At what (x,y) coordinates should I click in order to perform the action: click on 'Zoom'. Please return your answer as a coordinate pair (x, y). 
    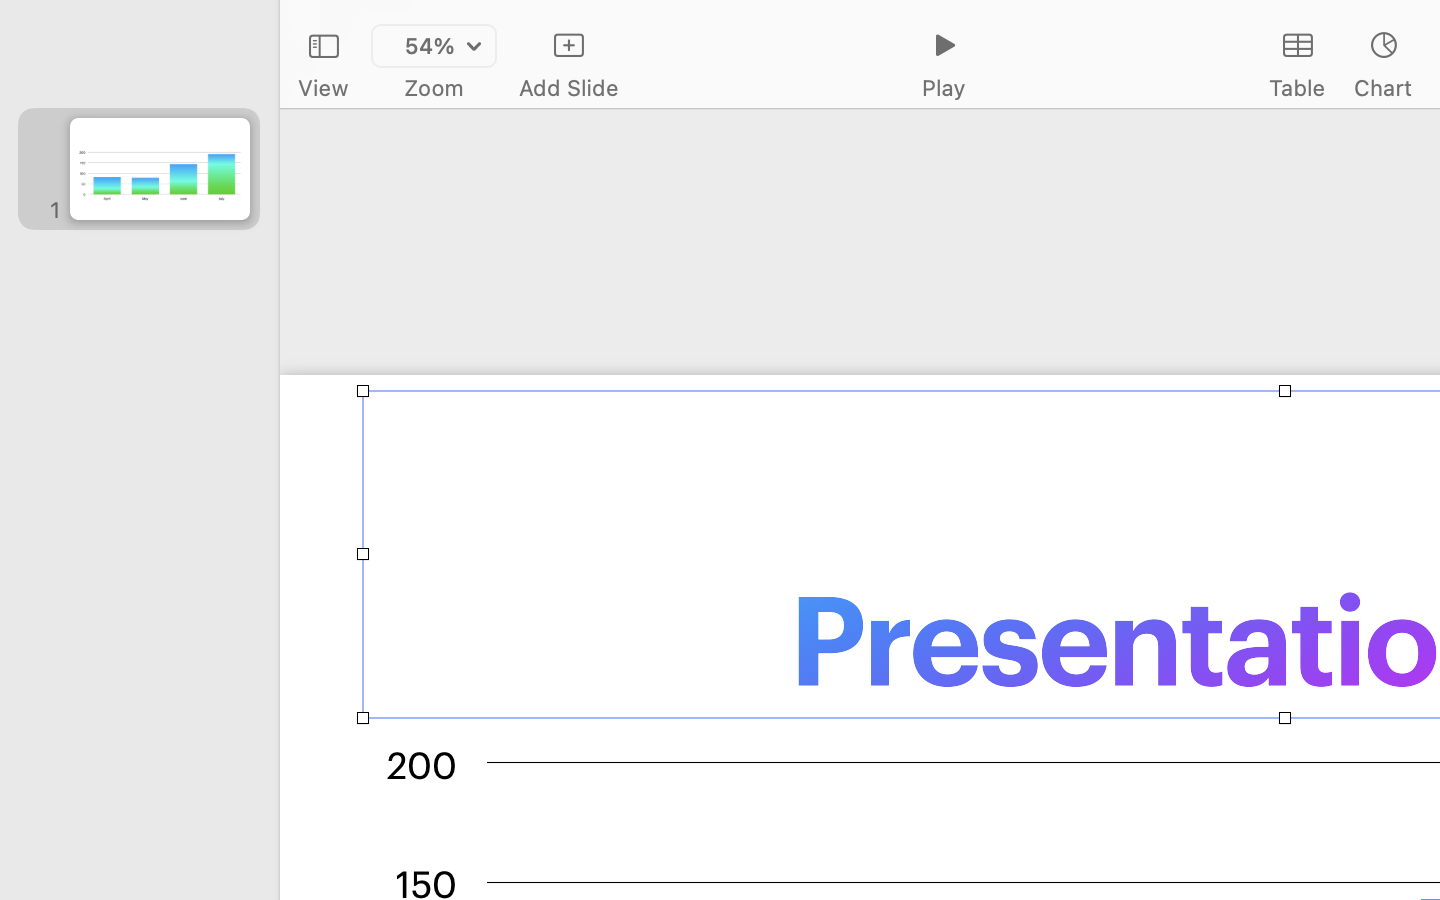
    Looking at the image, I should click on (434, 87).